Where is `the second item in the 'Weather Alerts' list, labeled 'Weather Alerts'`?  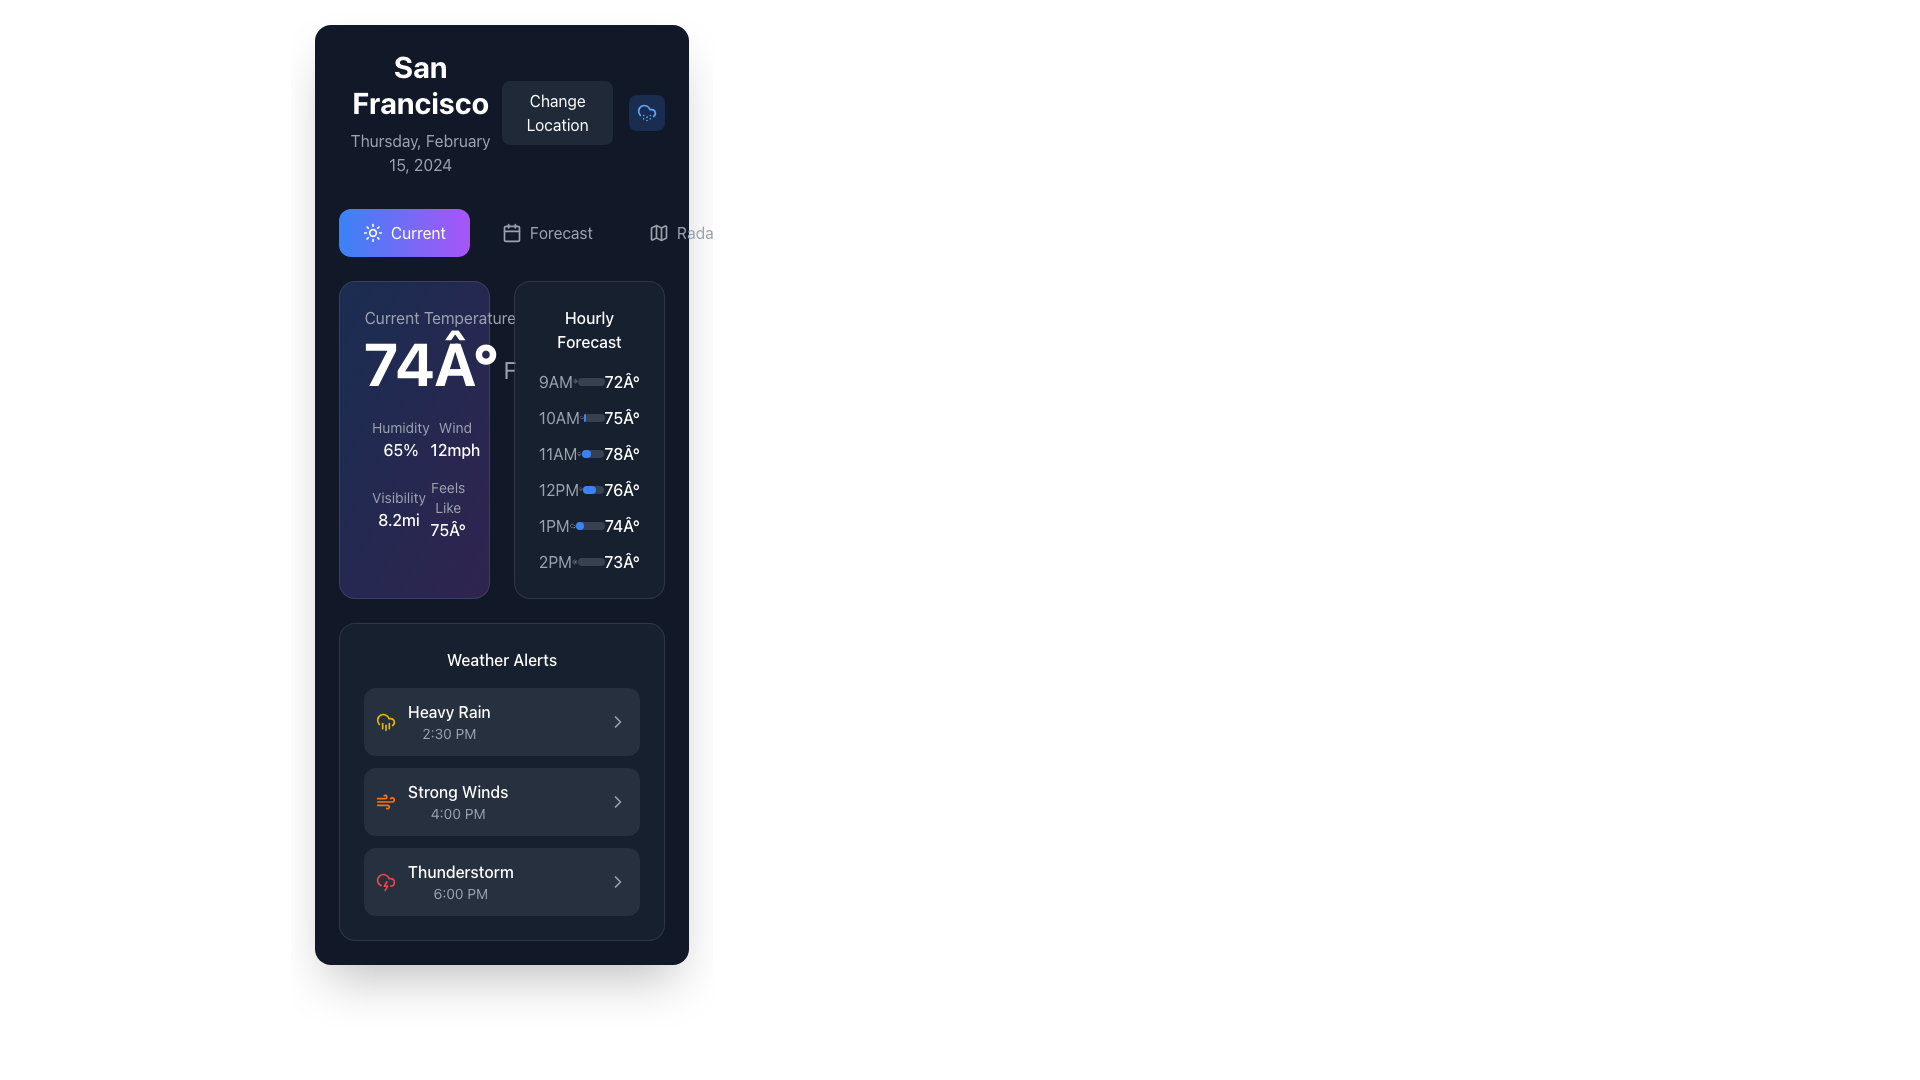 the second item in the 'Weather Alerts' list, labeled 'Weather Alerts' is located at coordinates (502, 781).